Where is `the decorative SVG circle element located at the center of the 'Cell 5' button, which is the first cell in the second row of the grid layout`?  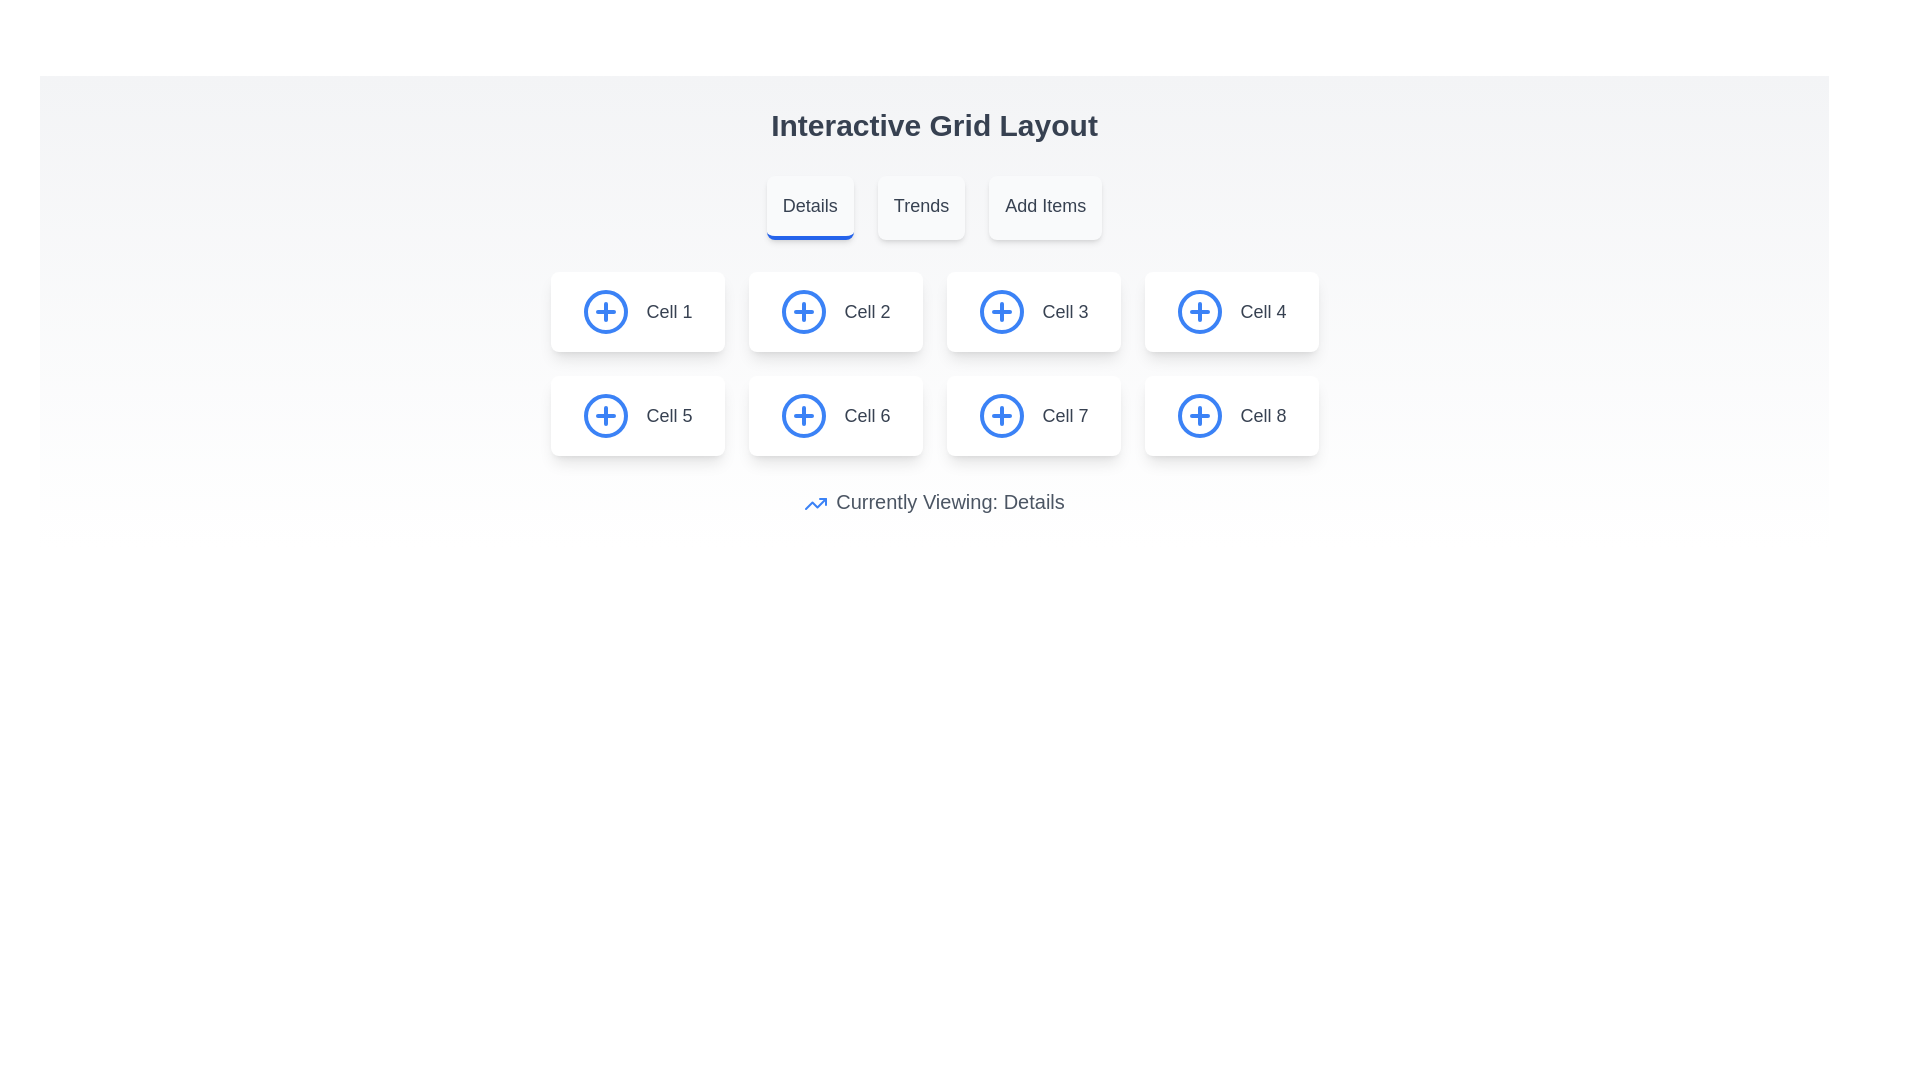 the decorative SVG circle element located at the center of the 'Cell 5' button, which is the first cell in the second row of the grid layout is located at coordinates (605, 415).